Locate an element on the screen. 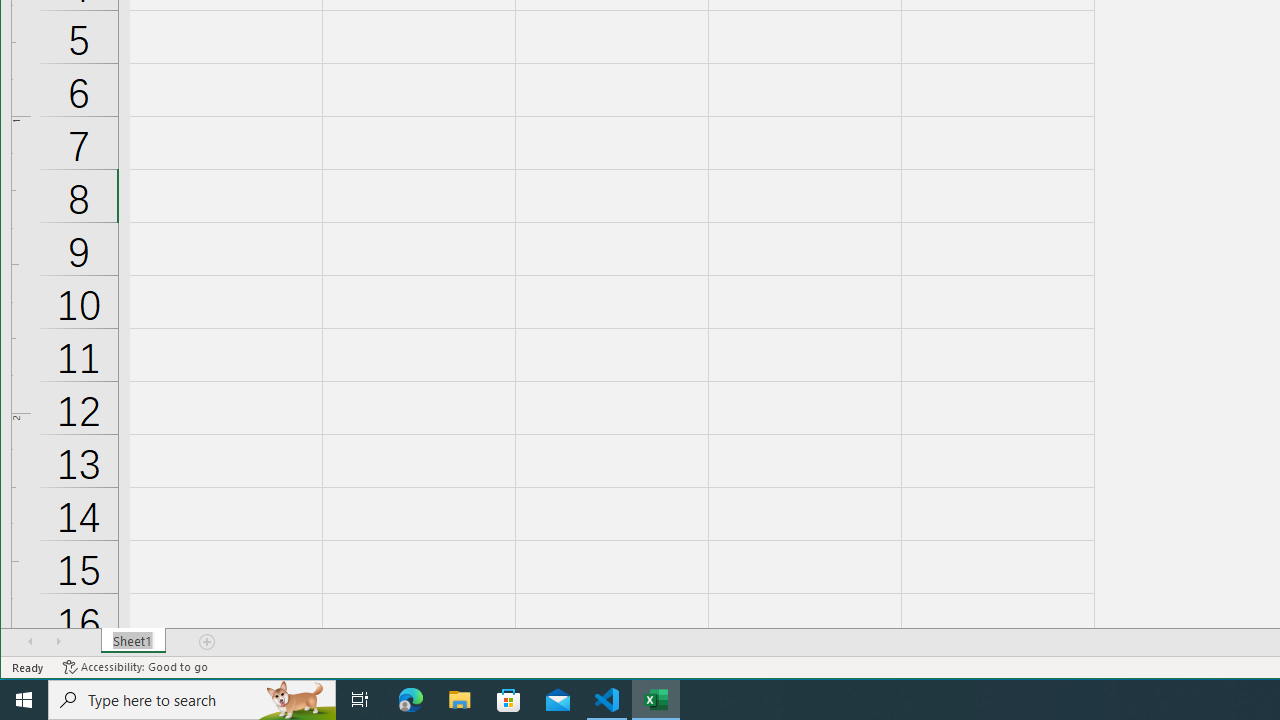 This screenshot has height=720, width=1280. 'Excel - 1 running window' is located at coordinates (656, 698).